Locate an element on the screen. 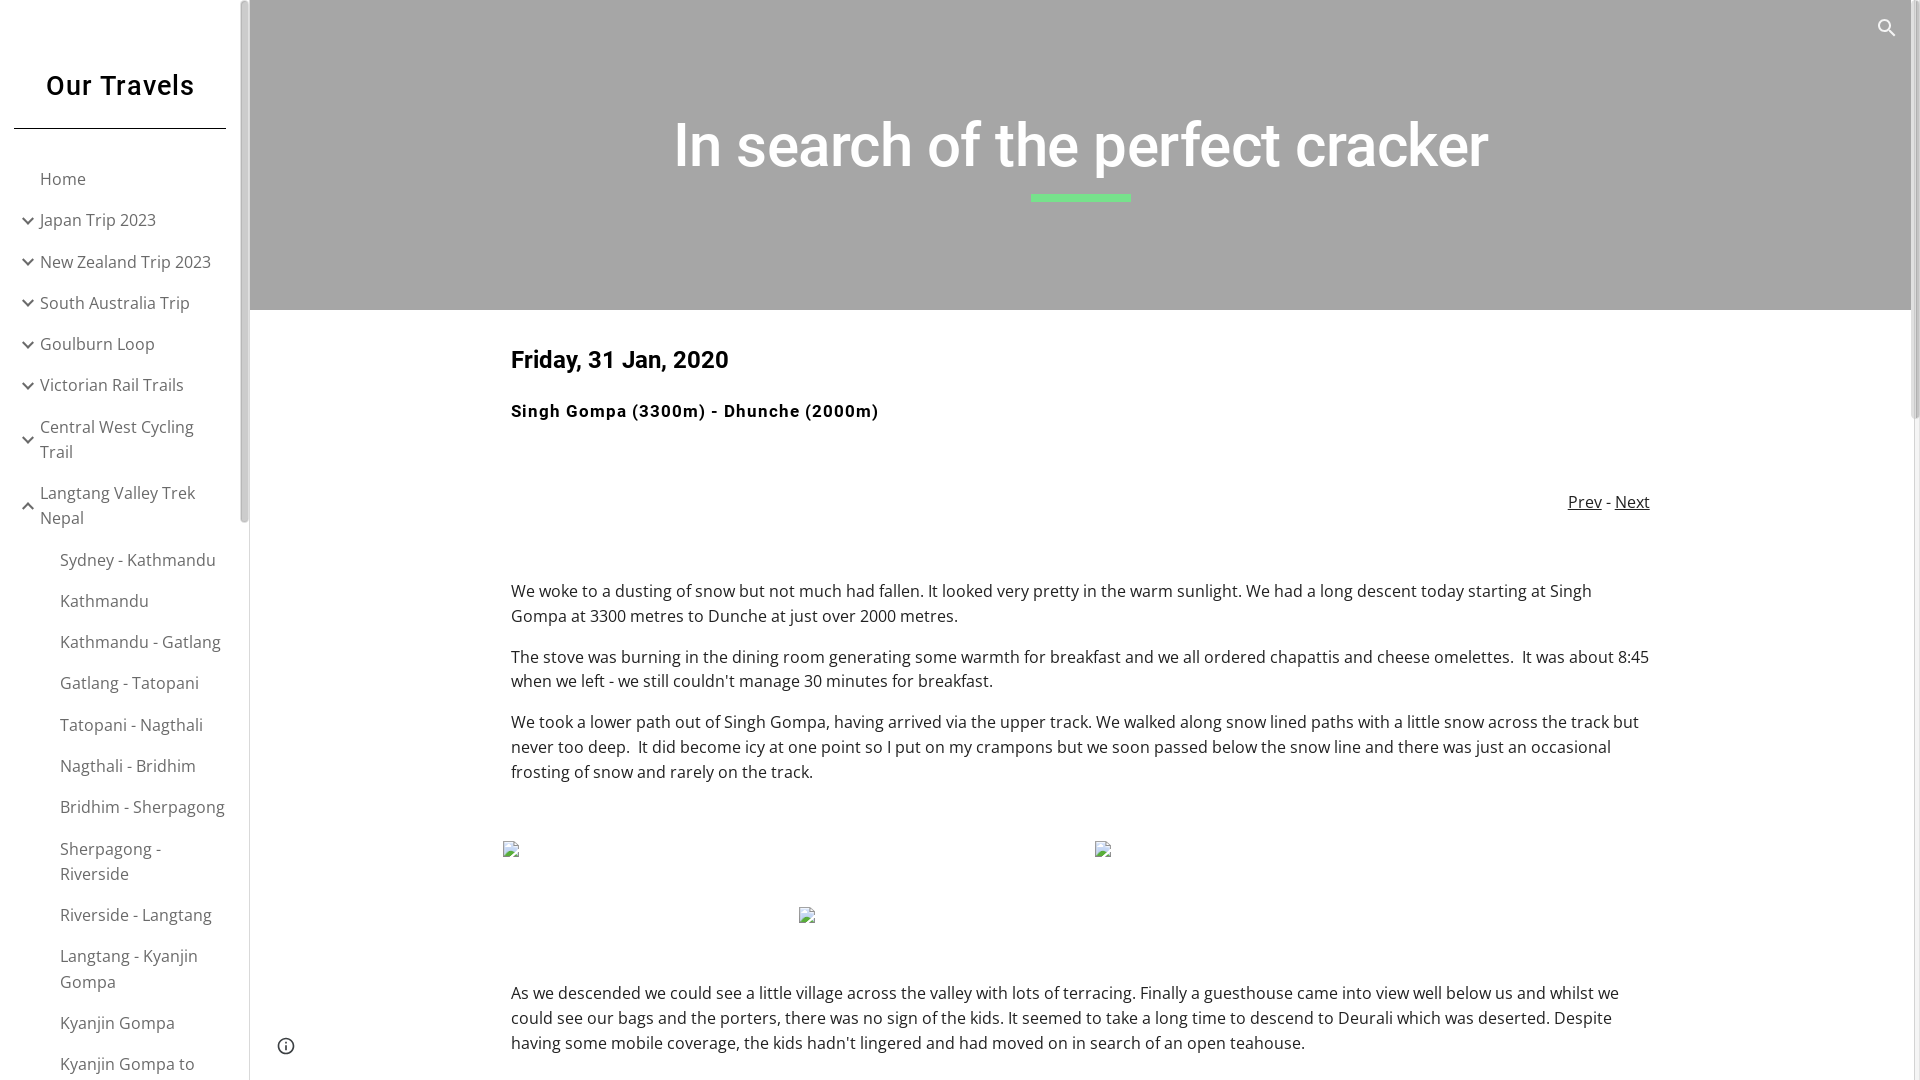 The width and height of the screenshot is (1920, 1080). 'Sherpagong - Riverside' is located at coordinates (141, 861).